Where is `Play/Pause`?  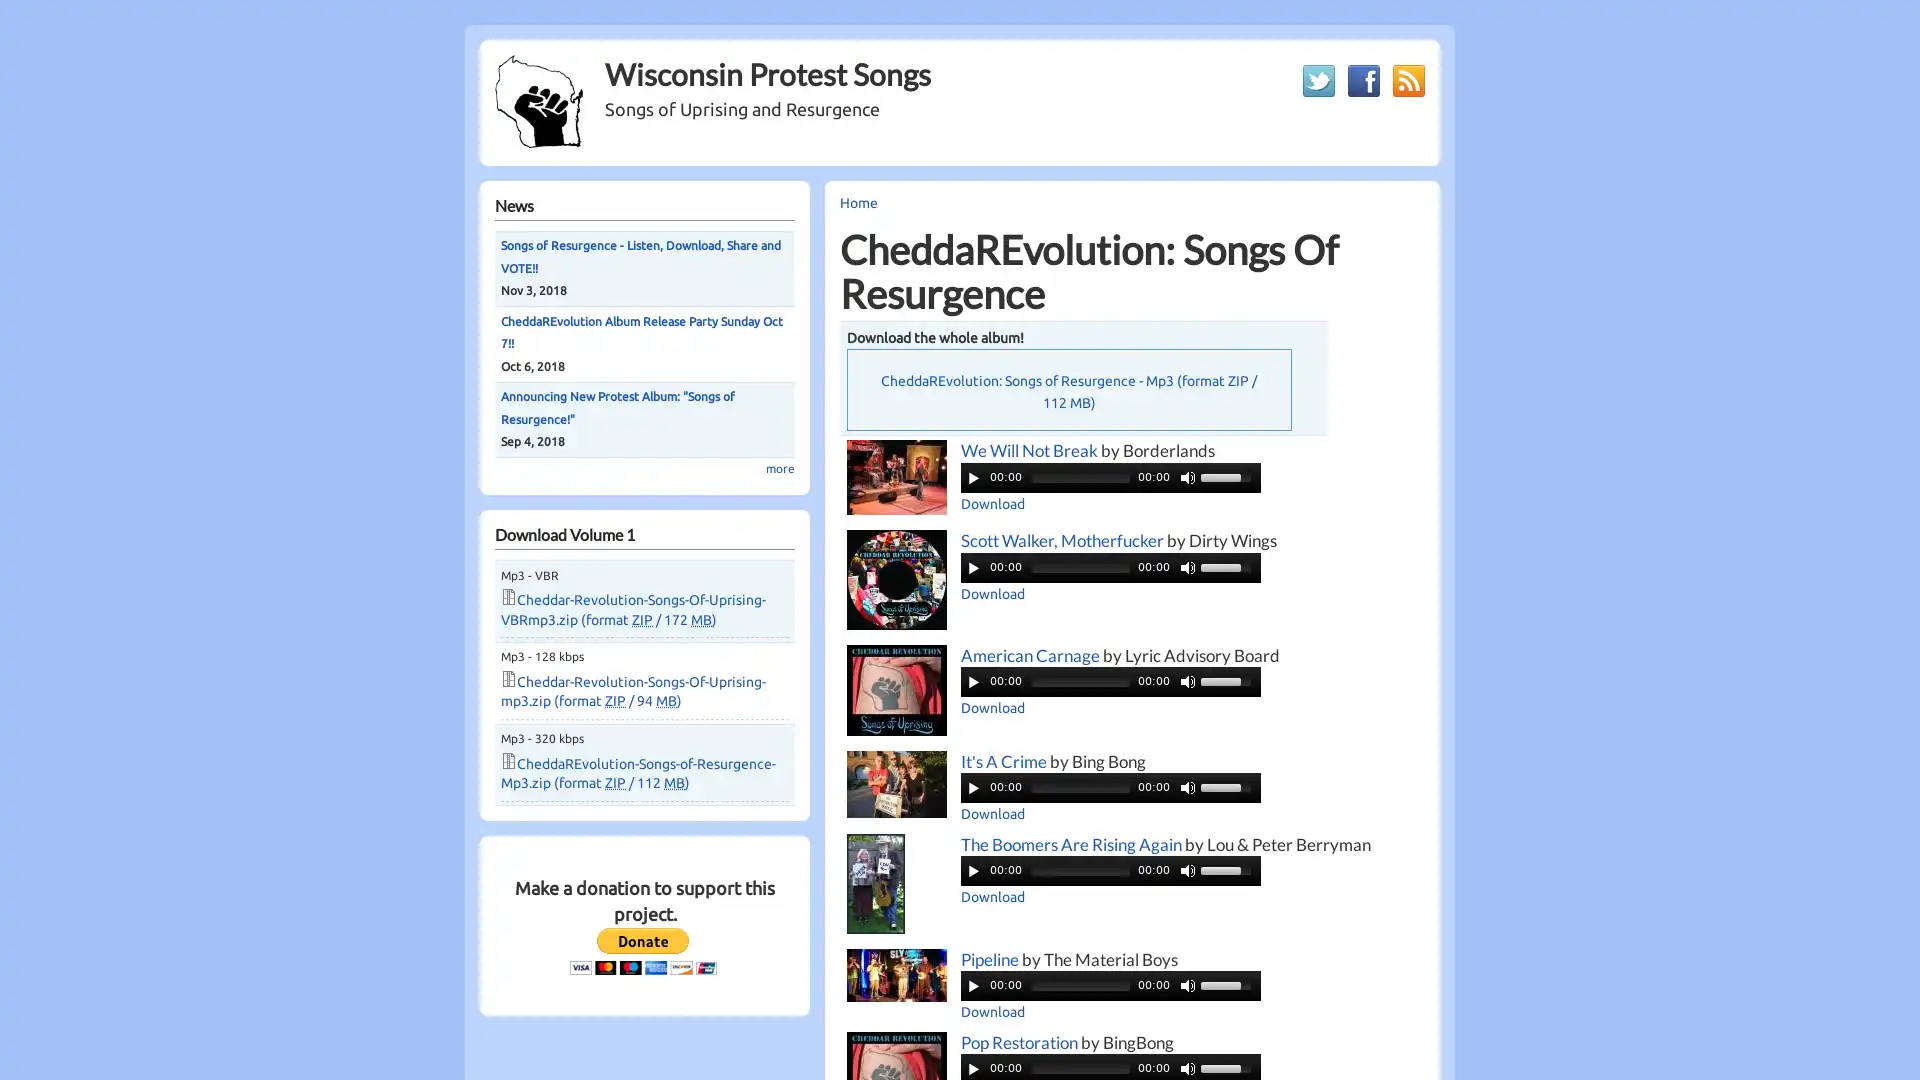 Play/Pause is located at coordinates (974, 870).